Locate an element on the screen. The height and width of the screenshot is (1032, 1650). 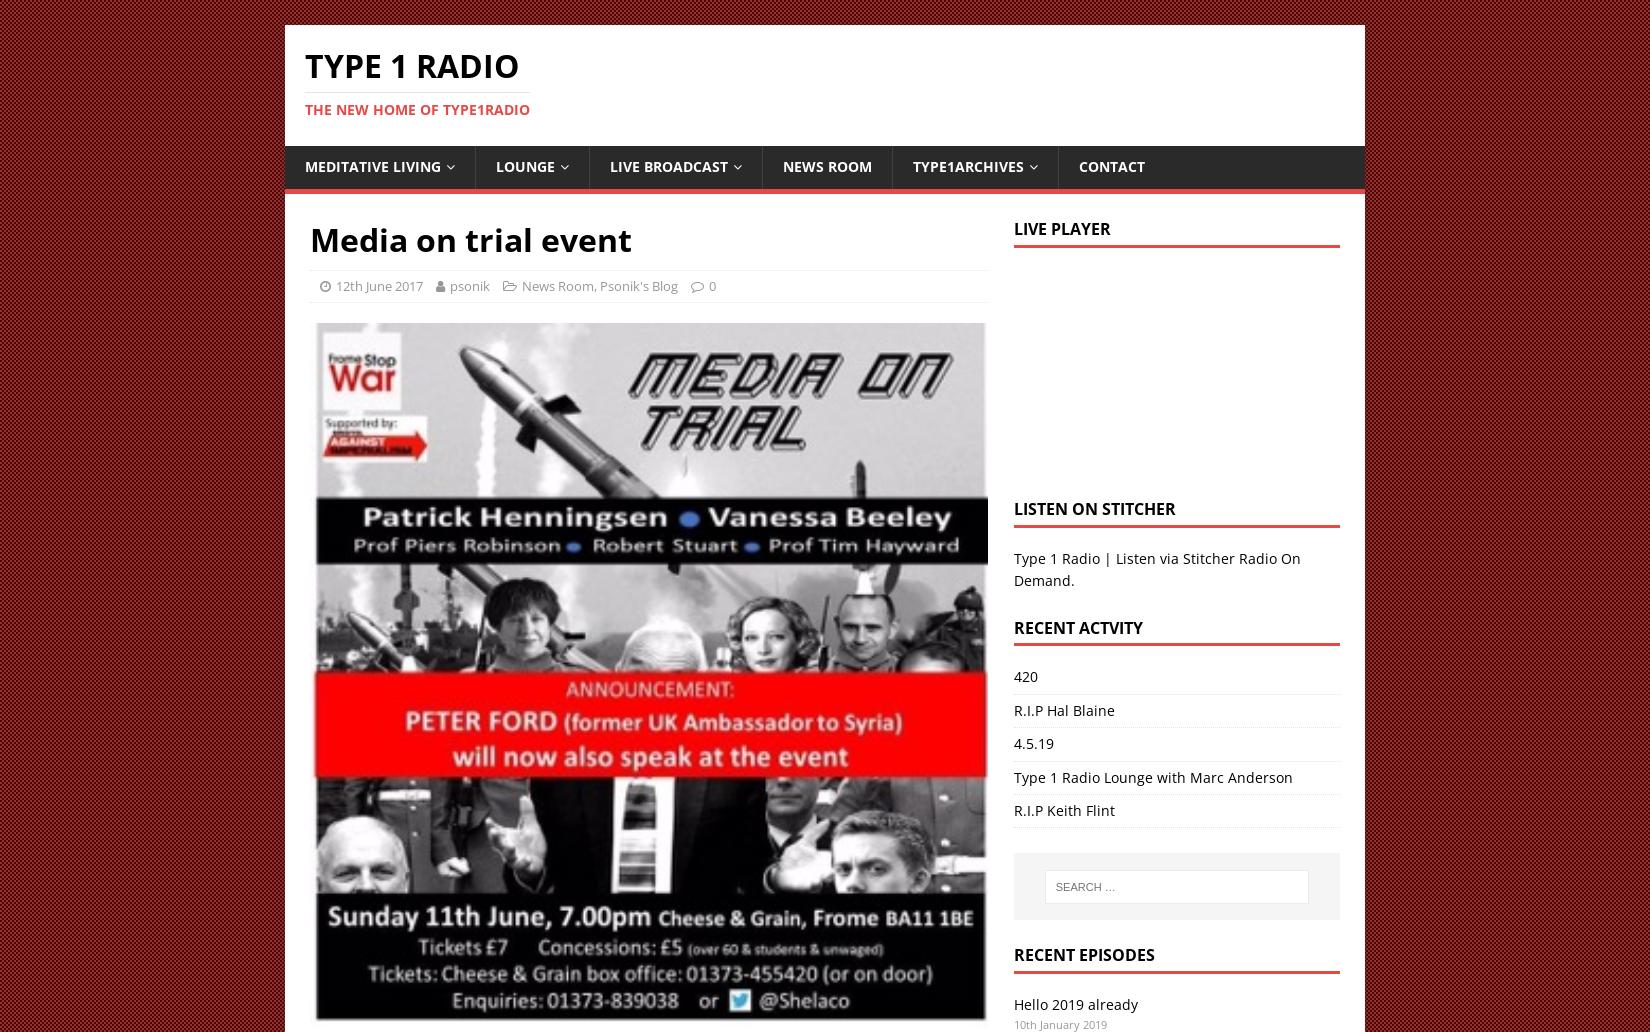
'Type 1 Radio | Listen via Stitcher Radio On Demand' is located at coordinates (1156, 569).